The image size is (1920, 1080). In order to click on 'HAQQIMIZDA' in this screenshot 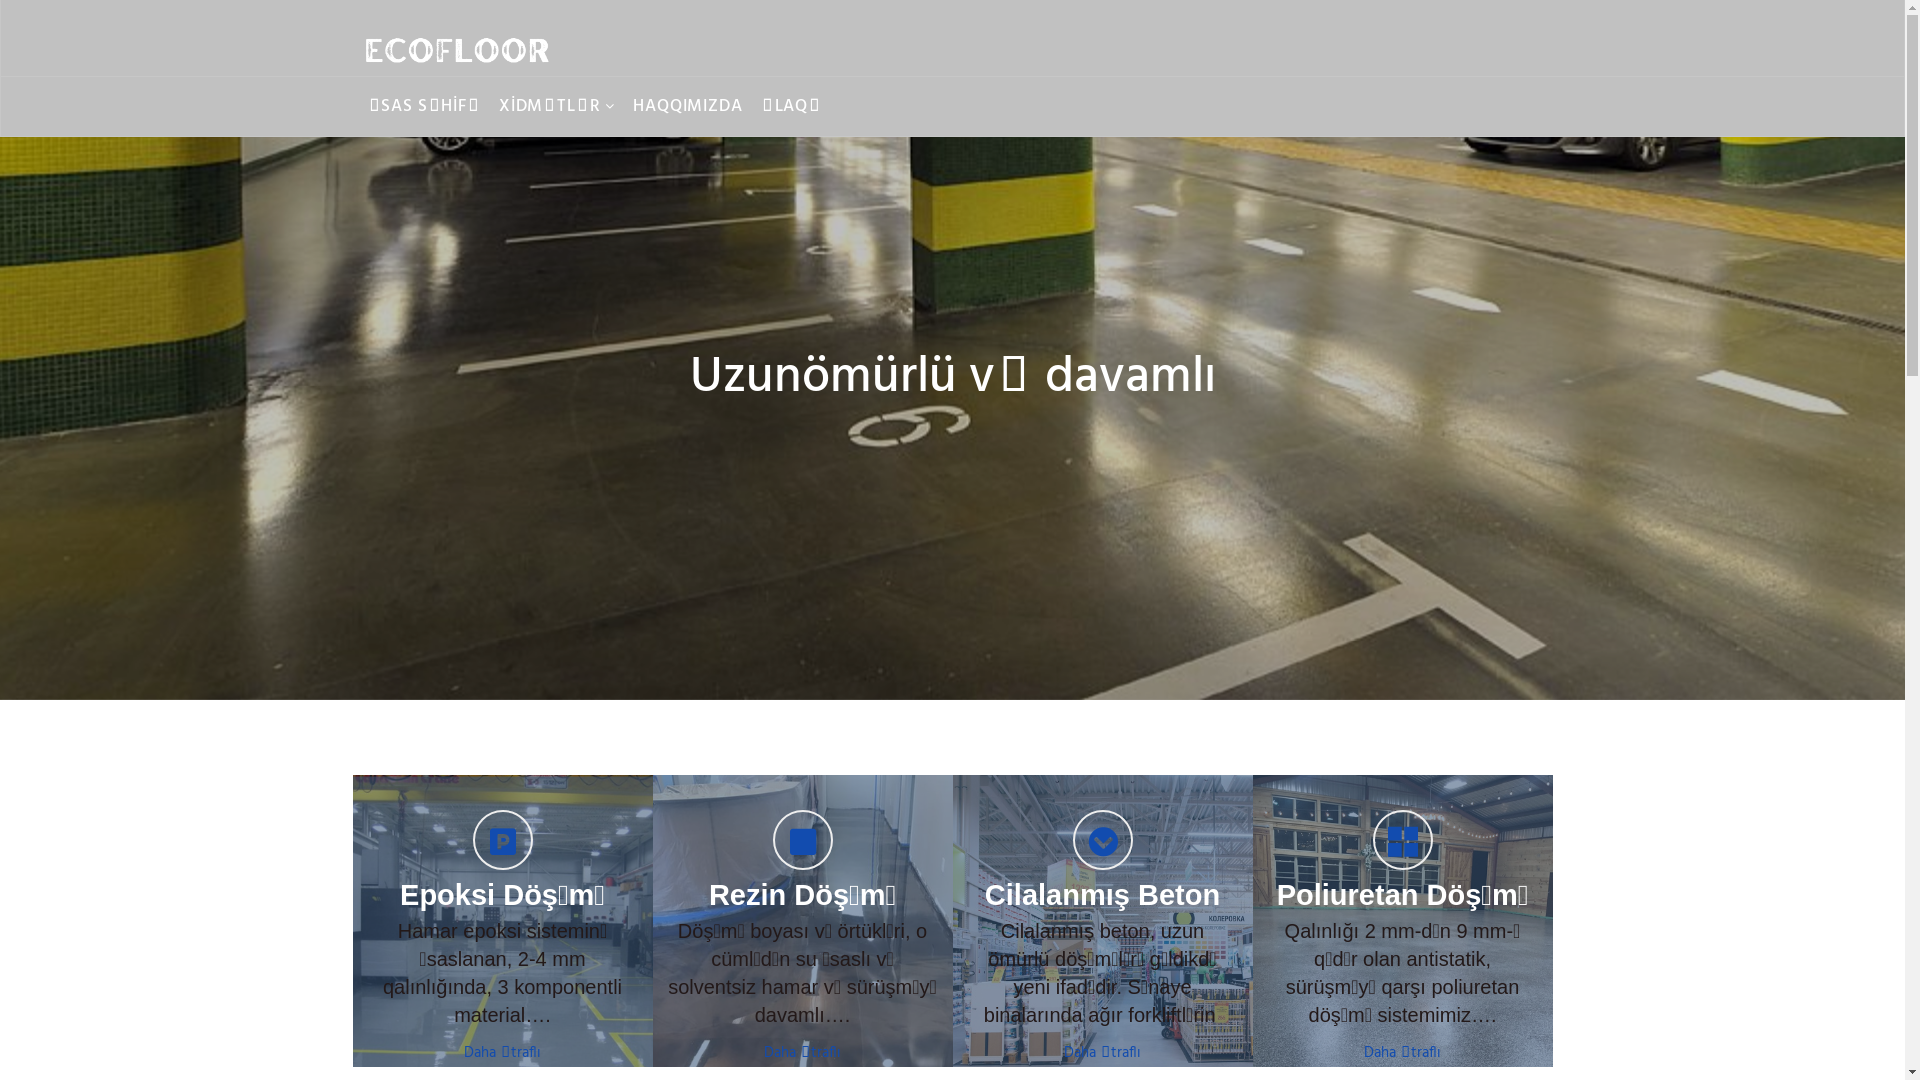, I will do `click(623, 107)`.